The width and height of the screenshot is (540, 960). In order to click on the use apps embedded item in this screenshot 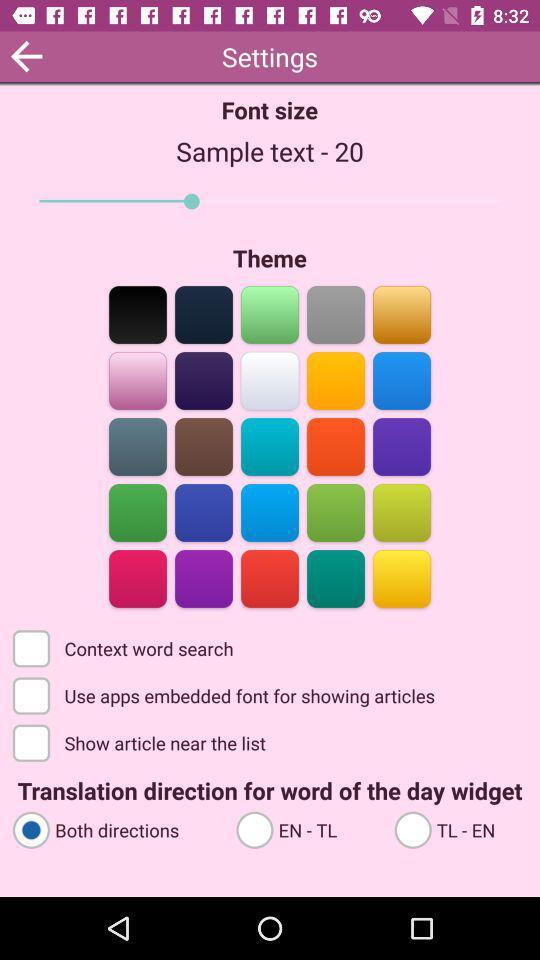, I will do `click(225, 694)`.